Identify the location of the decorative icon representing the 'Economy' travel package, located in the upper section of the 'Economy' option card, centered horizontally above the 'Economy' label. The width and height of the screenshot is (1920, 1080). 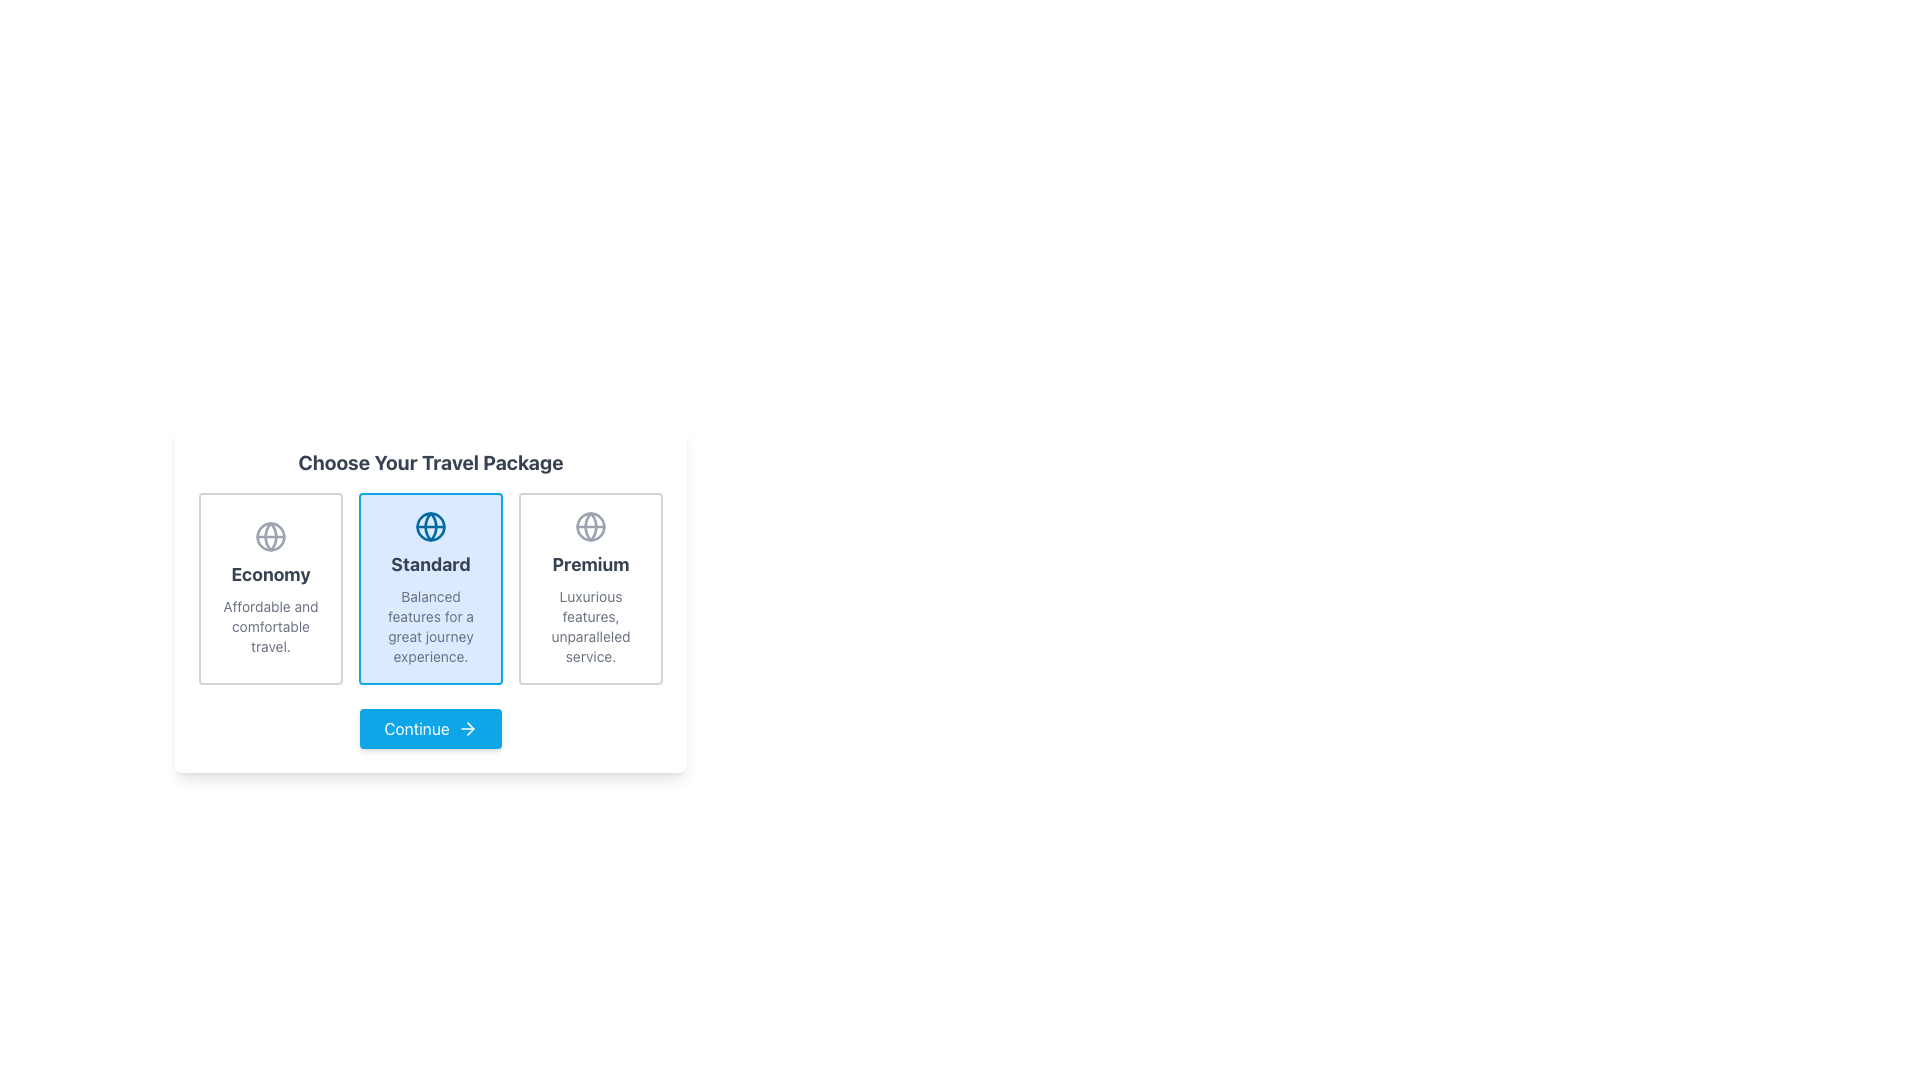
(269, 535).